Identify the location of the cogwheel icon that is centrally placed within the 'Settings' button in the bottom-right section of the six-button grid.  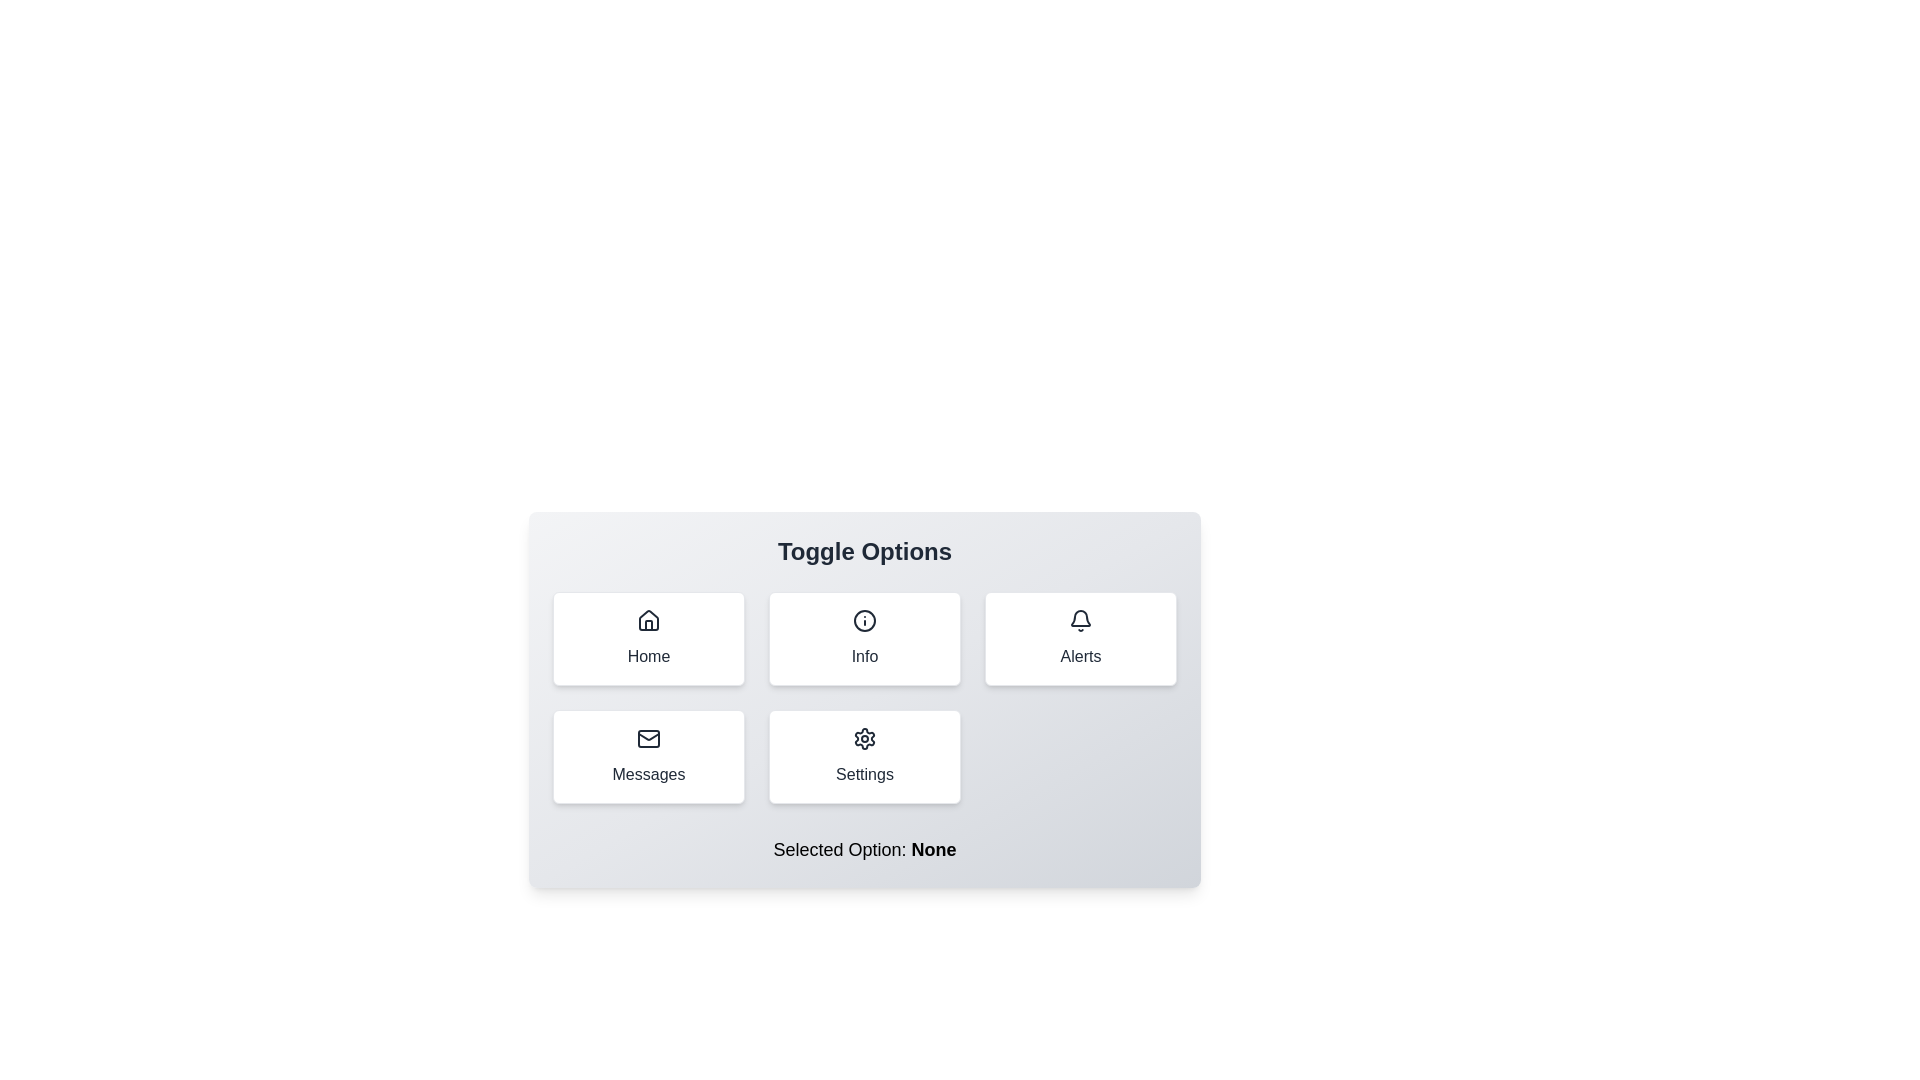
(864, 739).